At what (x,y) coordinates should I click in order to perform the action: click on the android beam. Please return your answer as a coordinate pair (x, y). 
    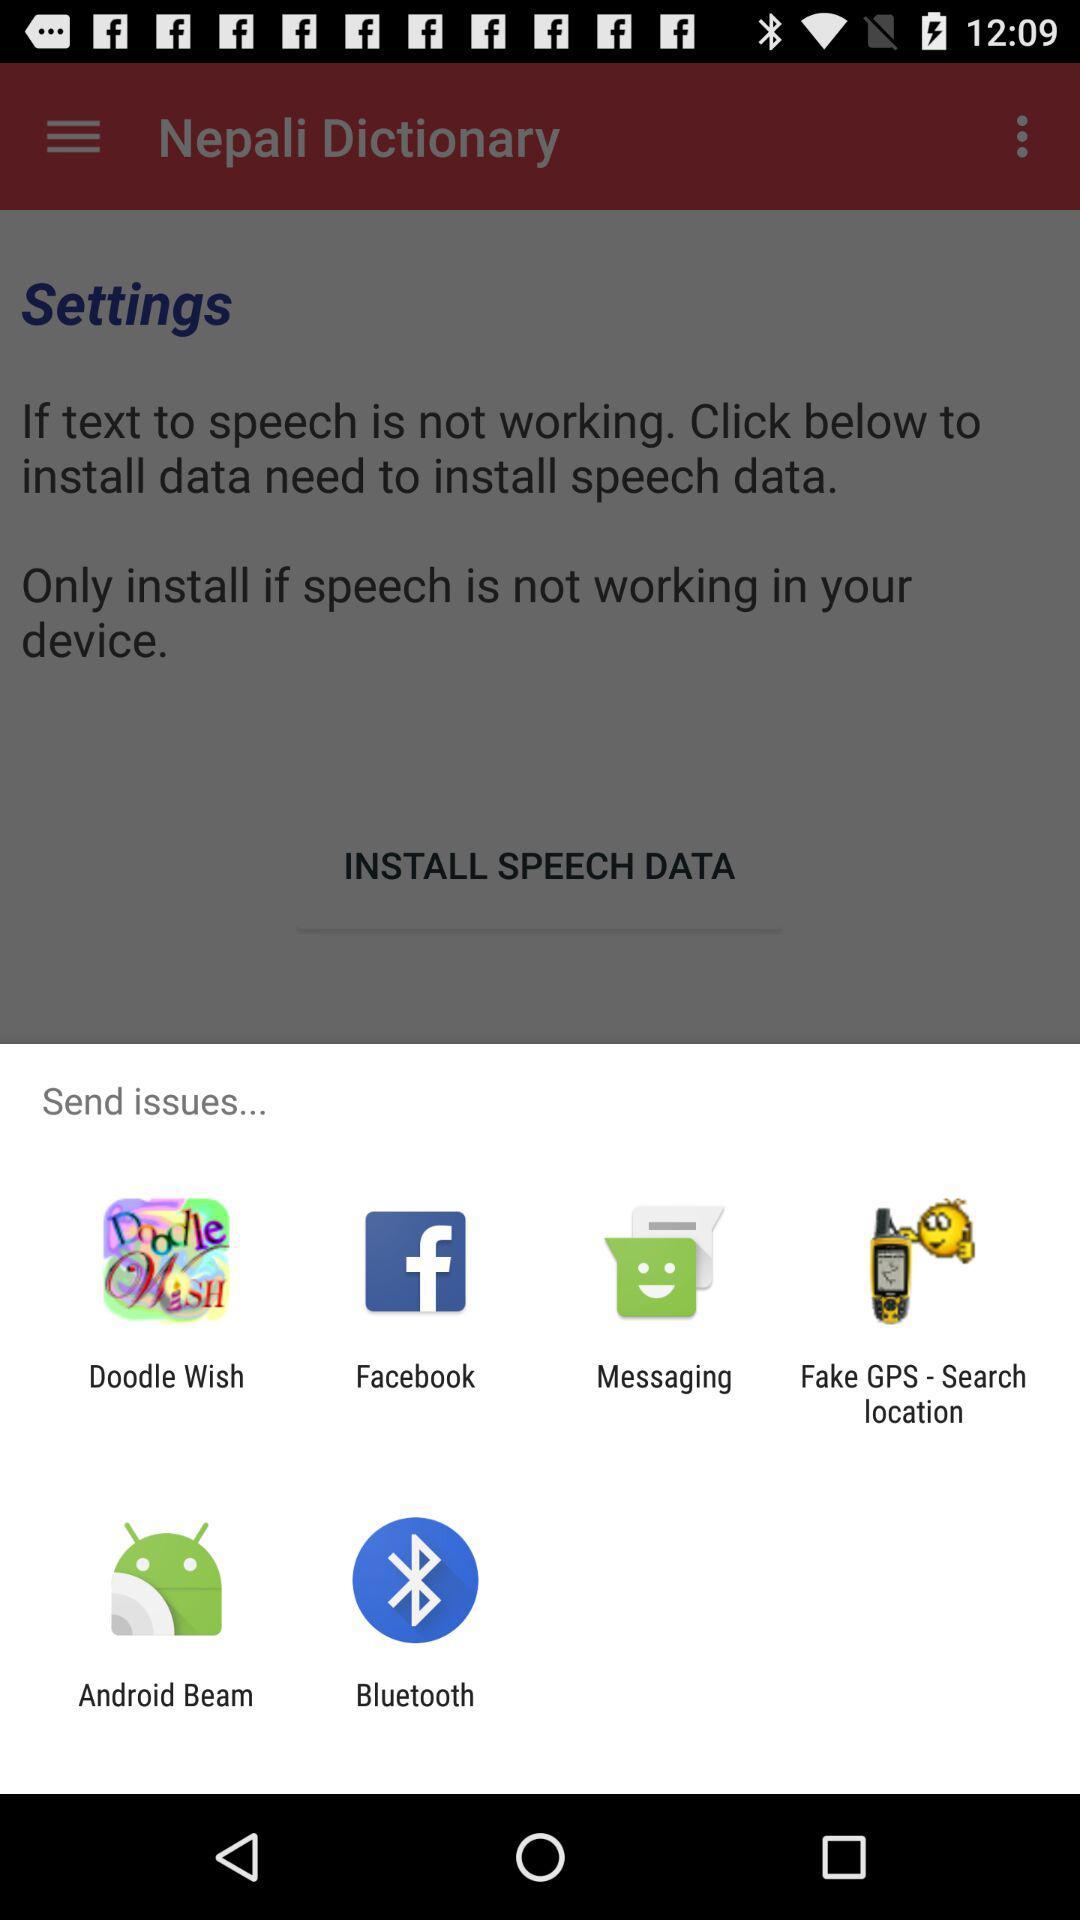
    Looking at the image, I should click on (165, 1711).